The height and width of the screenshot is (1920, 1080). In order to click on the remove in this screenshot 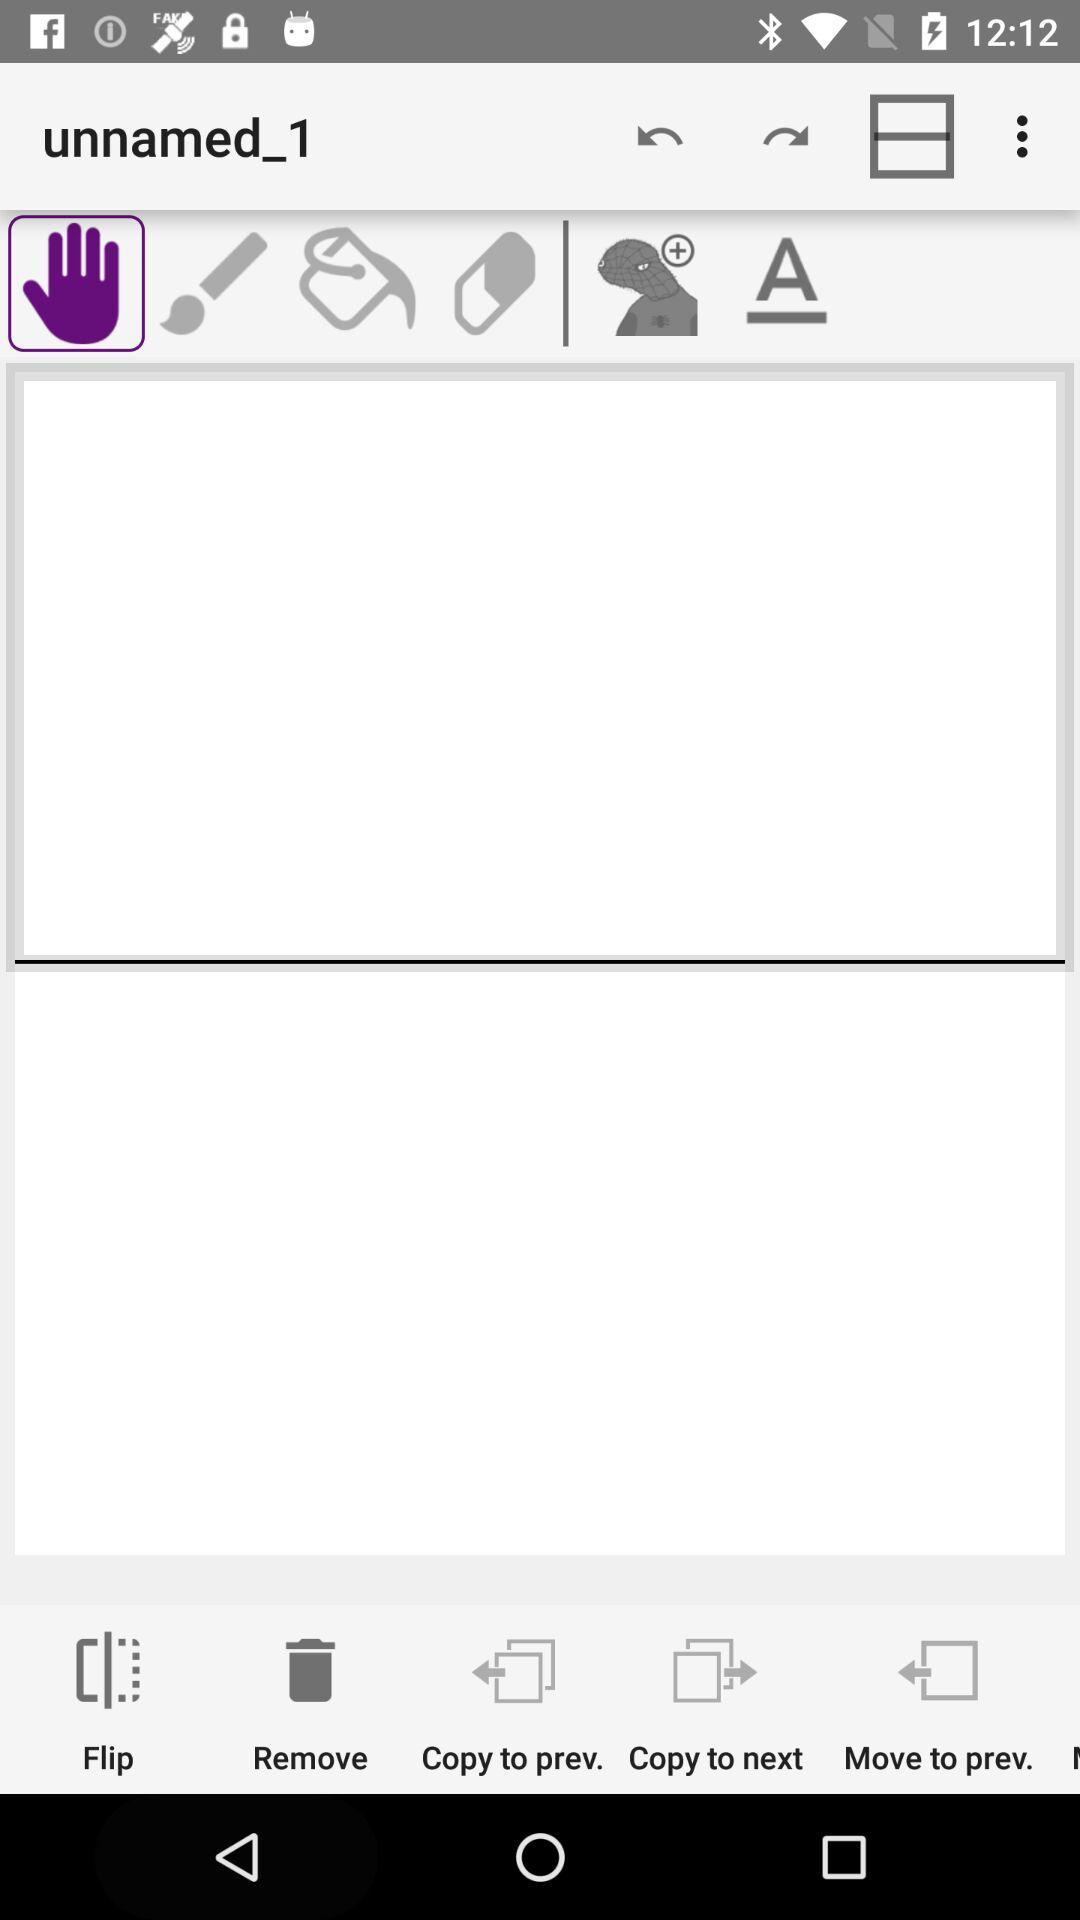, I will do `click(310, 1702)`.